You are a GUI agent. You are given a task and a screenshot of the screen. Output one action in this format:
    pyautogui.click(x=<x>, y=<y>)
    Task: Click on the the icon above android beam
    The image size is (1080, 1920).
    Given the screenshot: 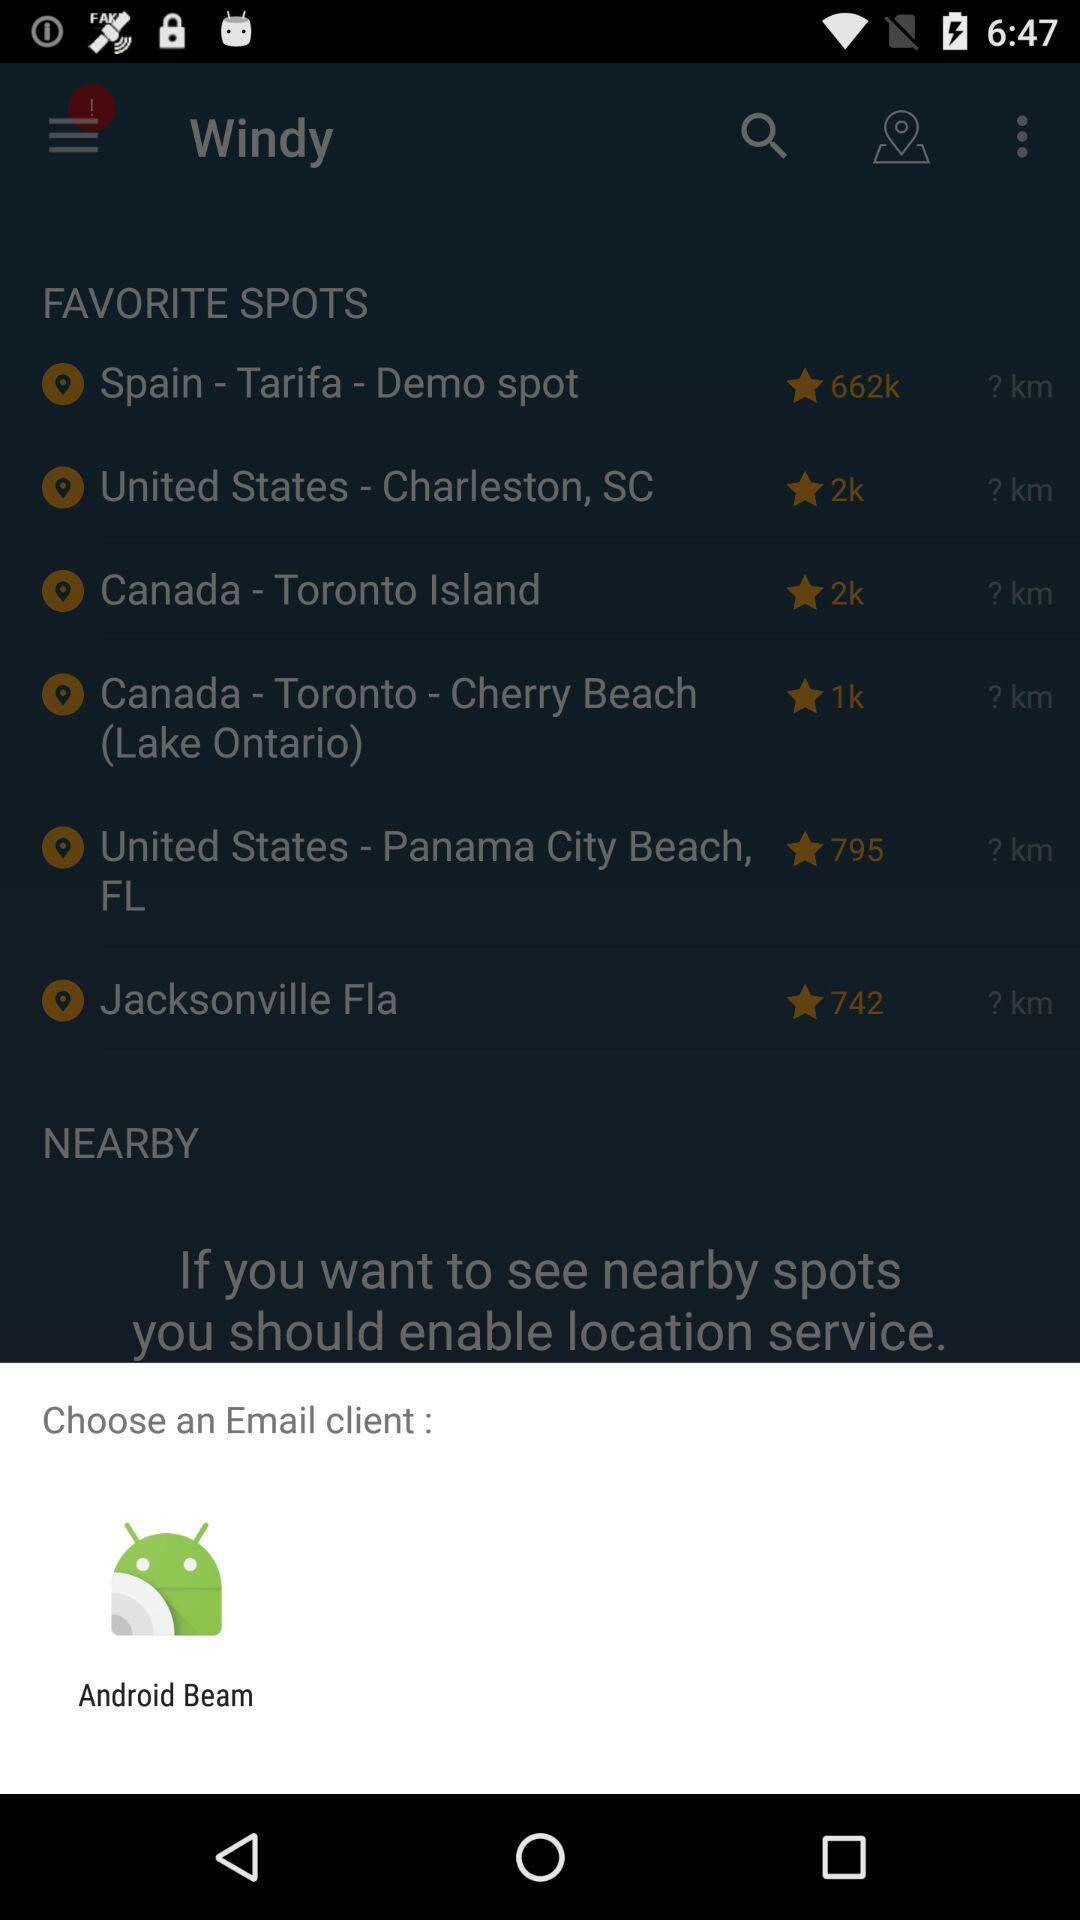 What is the action you would take?
    pyautogui.click(x=165, y=1579)
    